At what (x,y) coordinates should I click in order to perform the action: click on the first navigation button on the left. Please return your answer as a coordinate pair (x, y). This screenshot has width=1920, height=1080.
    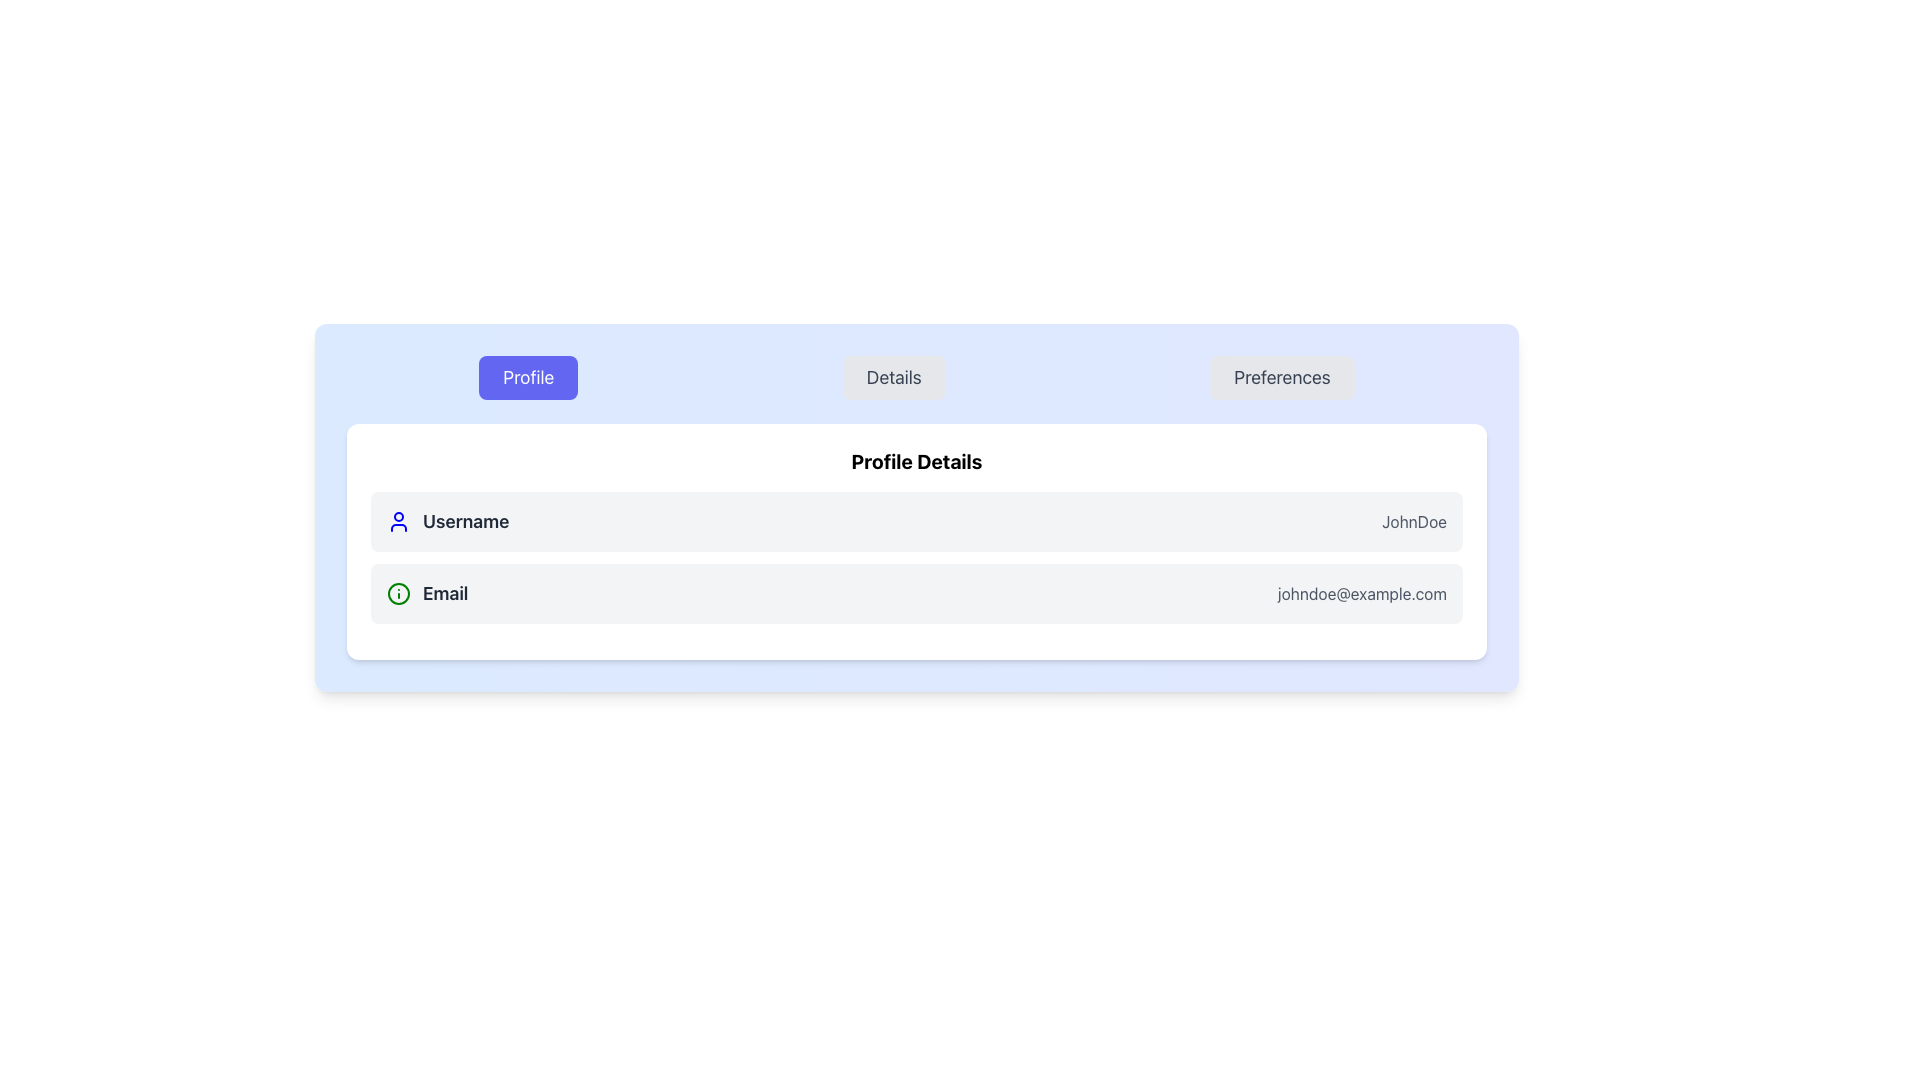
    Looking at the image, I should click on (528, 378).